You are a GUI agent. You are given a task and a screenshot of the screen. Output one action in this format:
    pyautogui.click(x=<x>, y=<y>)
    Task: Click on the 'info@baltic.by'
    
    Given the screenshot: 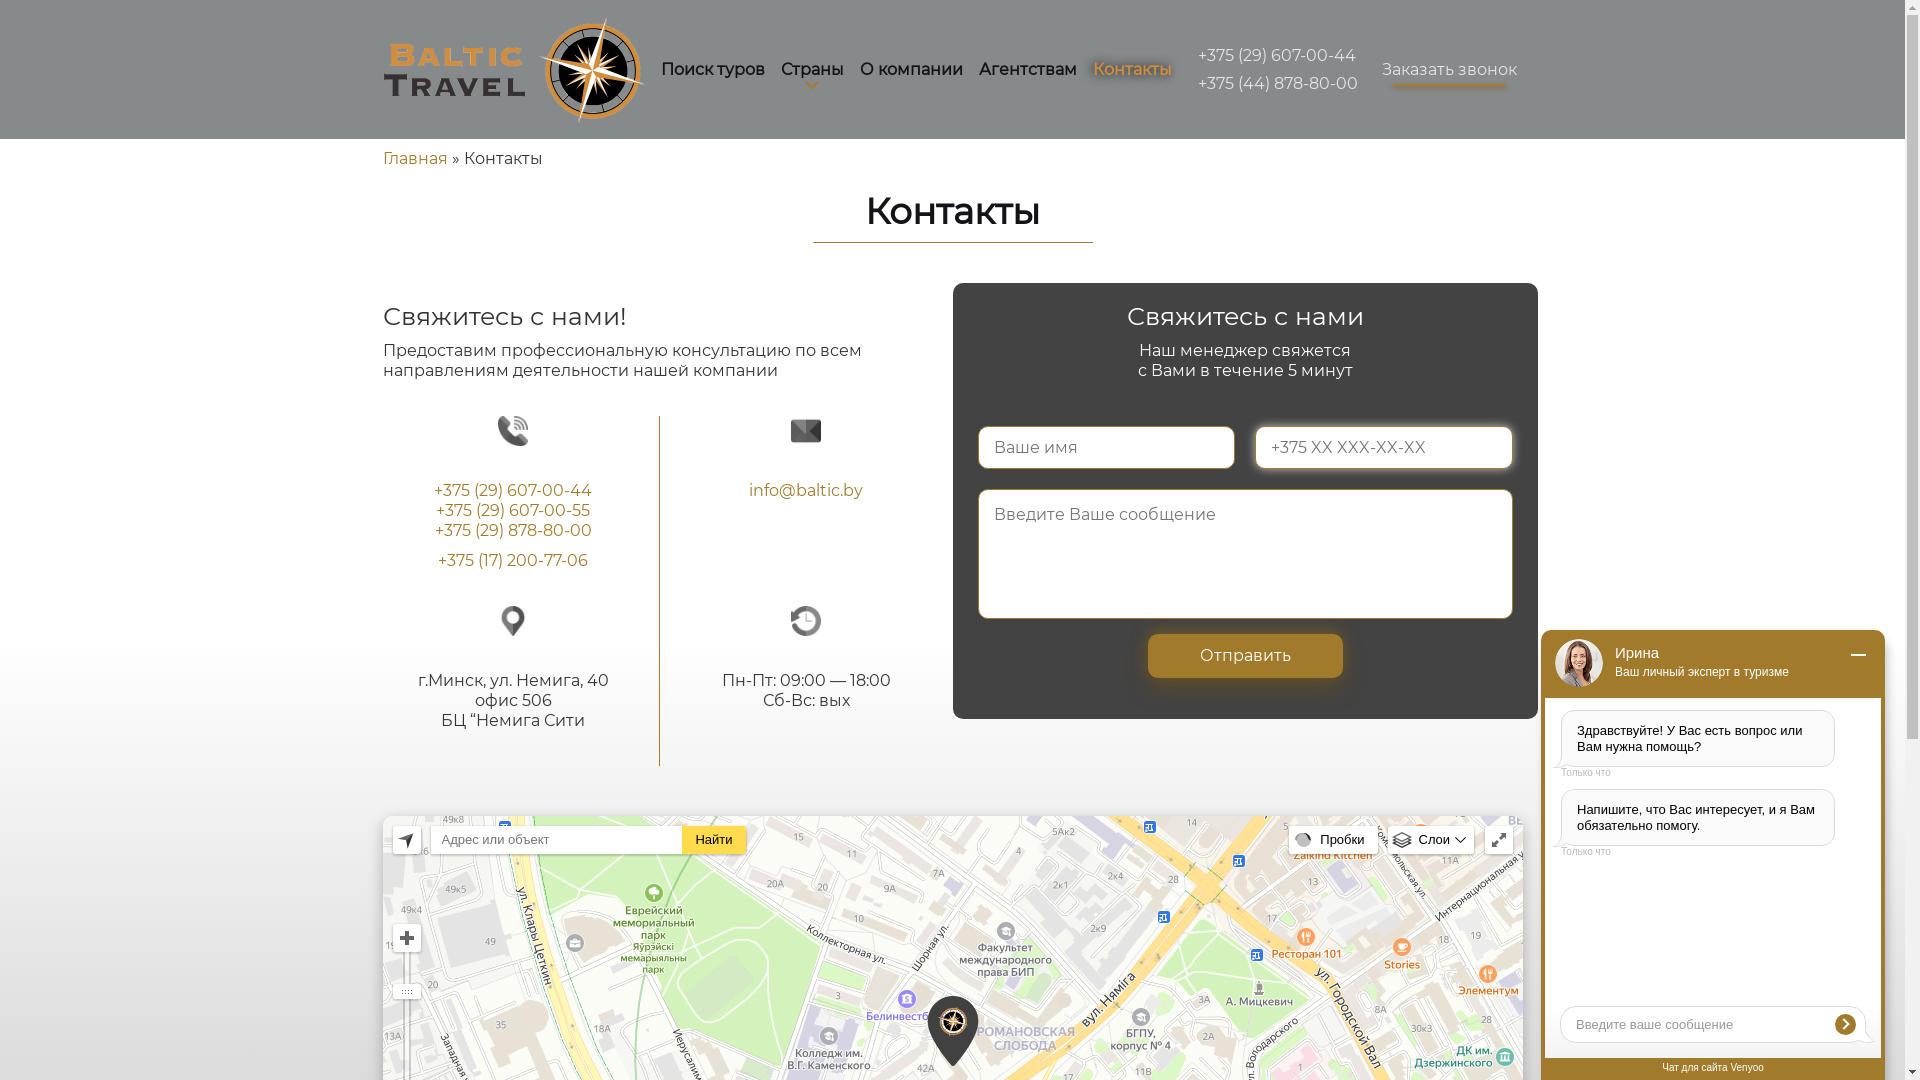 What is the action you would take?
    pyautogui.click(x=806, y=489)
    